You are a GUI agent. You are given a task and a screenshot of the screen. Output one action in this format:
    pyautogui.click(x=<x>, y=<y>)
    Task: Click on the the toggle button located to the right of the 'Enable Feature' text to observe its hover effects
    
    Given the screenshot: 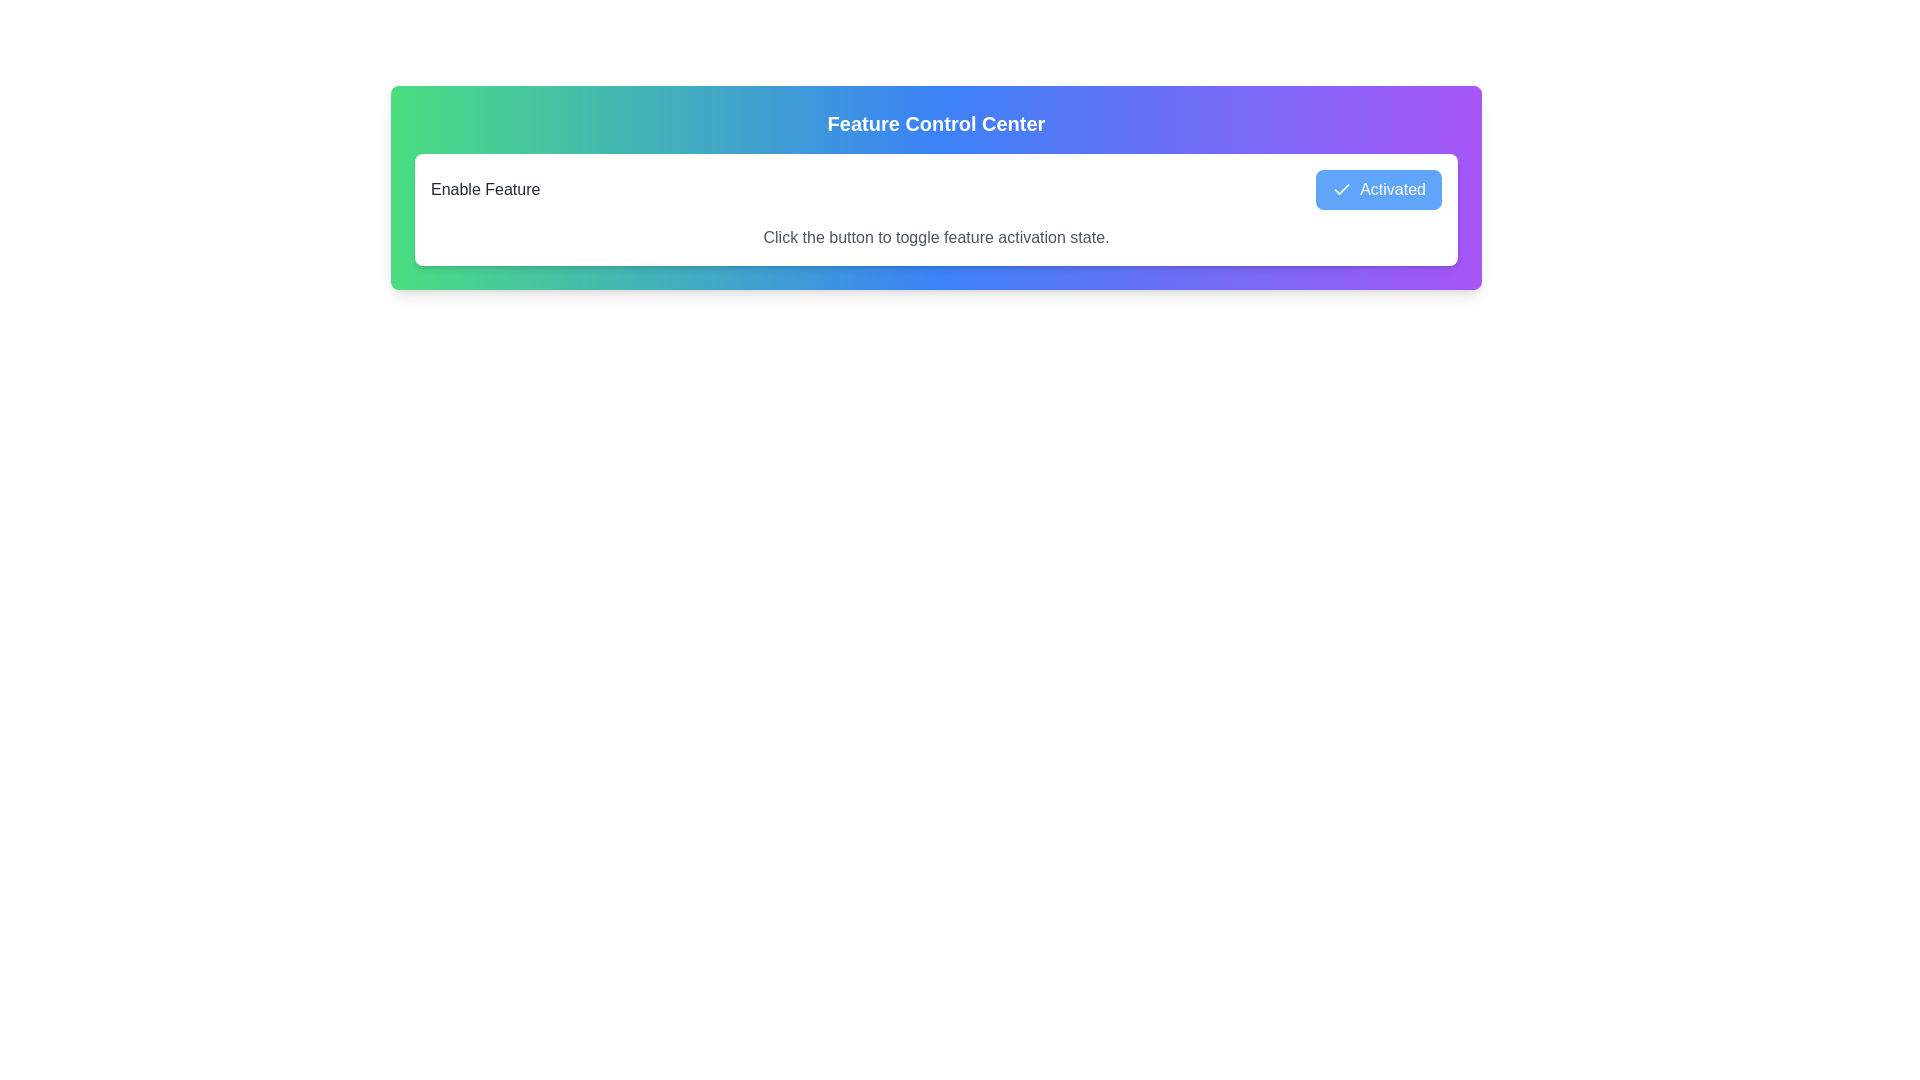 What is the action you would take?
    pyautogui.click(x=1378, y=189)
    